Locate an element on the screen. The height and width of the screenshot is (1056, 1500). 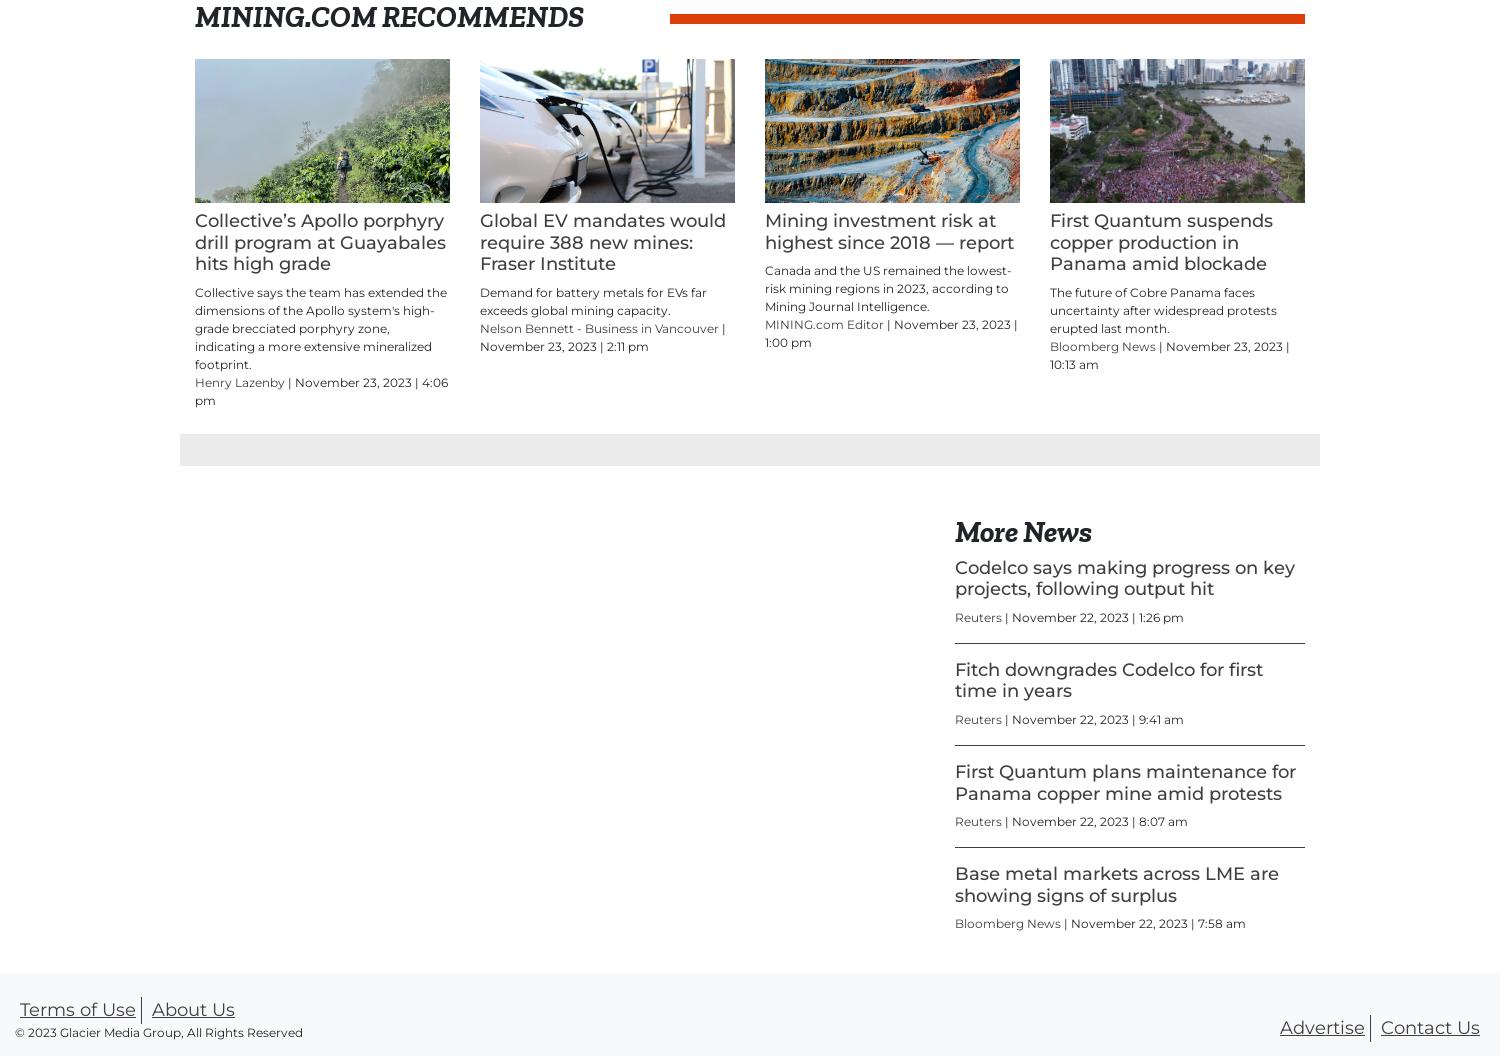
'The future of Cobre Panama faces uncertainty after widespread protests erupted last month.' is located at coordinates (1163, 309).